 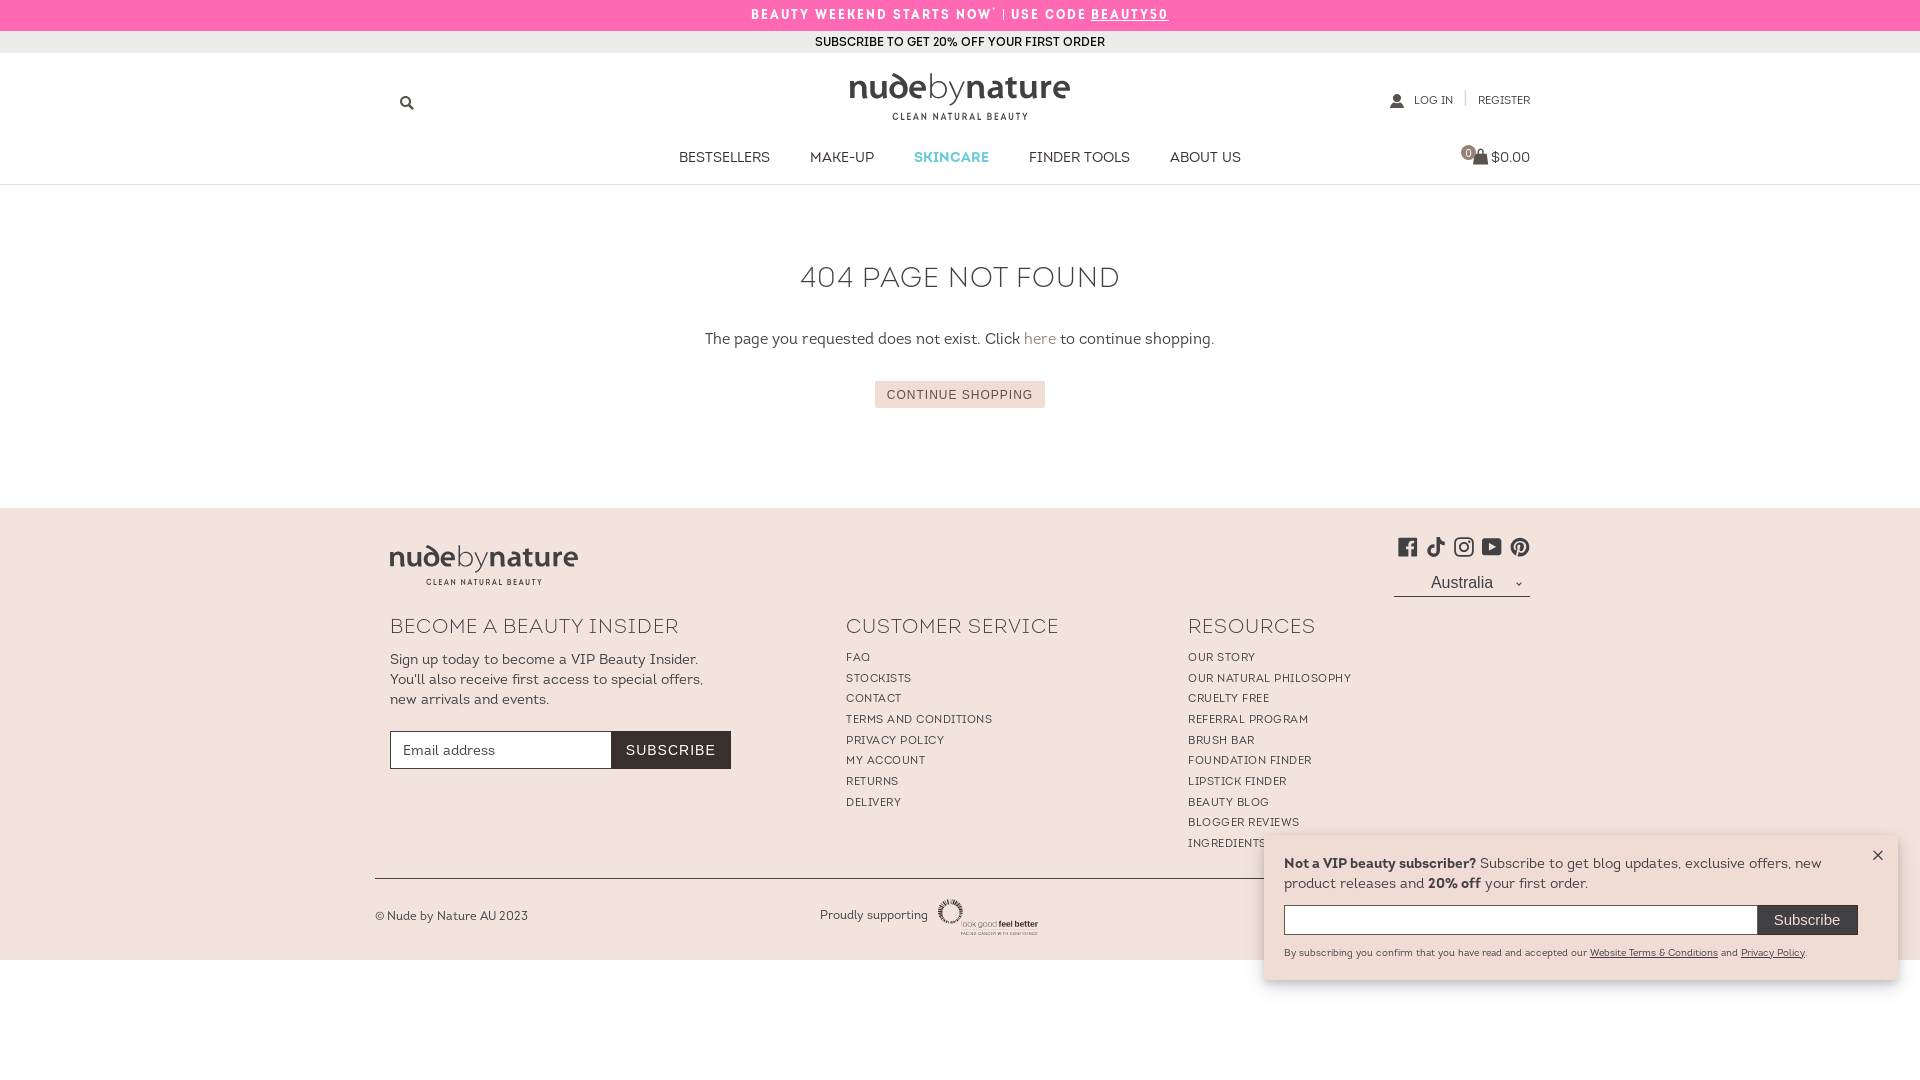 What do you see at coordinates (1204, 156) in the screenshot?
I see `'ABOUT US'` at bounding box center [1204, 156].